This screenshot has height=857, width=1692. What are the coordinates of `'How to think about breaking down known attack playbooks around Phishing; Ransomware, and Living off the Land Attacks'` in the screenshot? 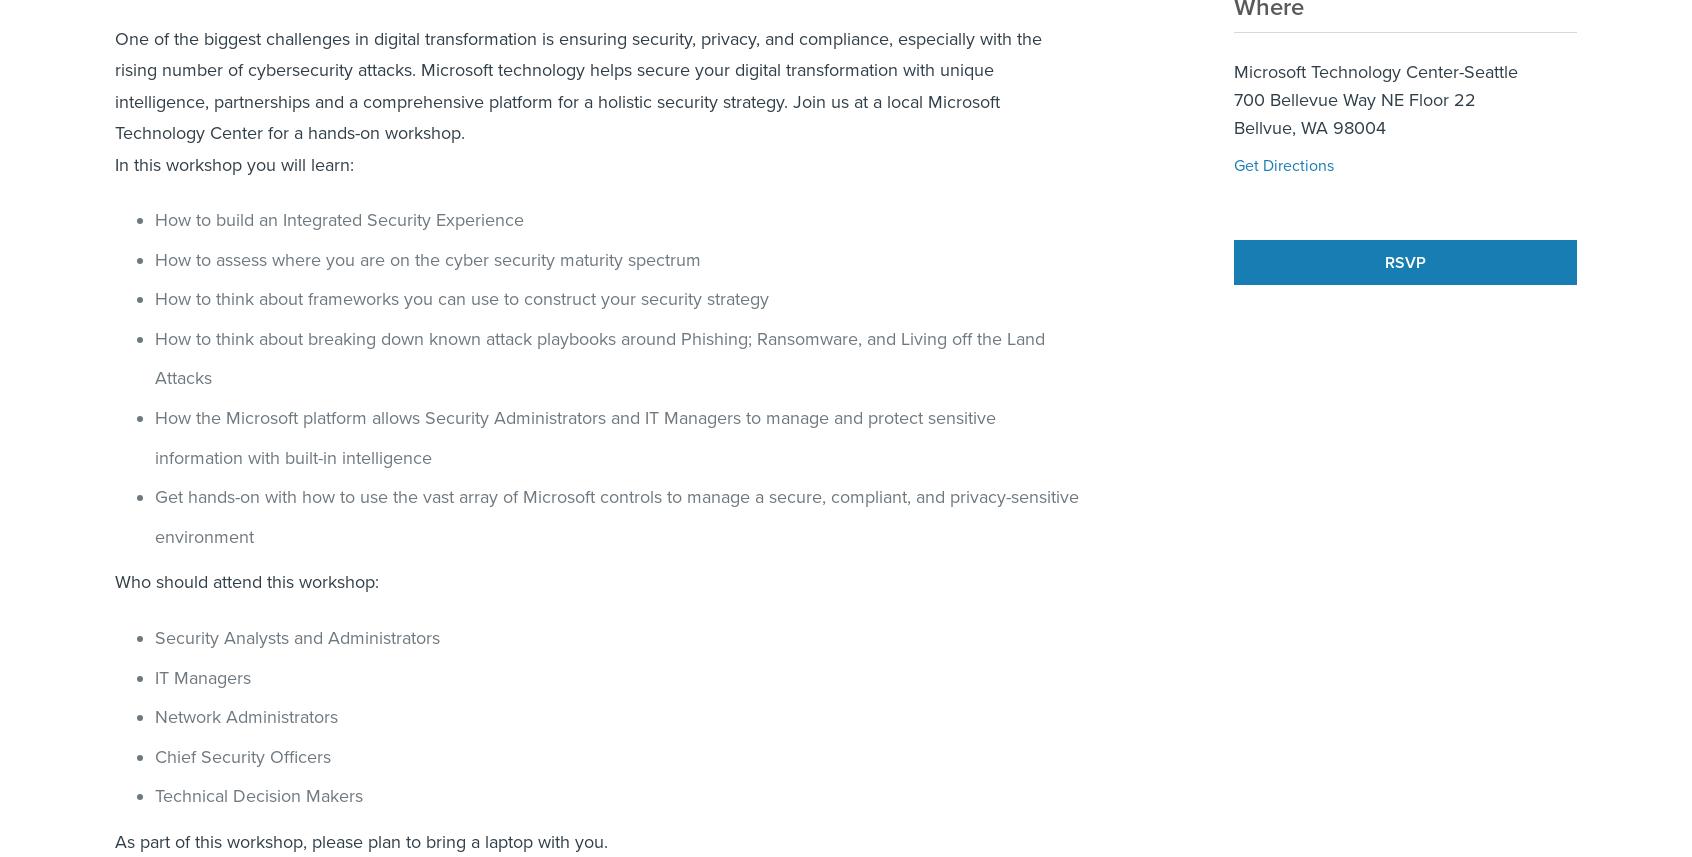 It's located at (152, 356).